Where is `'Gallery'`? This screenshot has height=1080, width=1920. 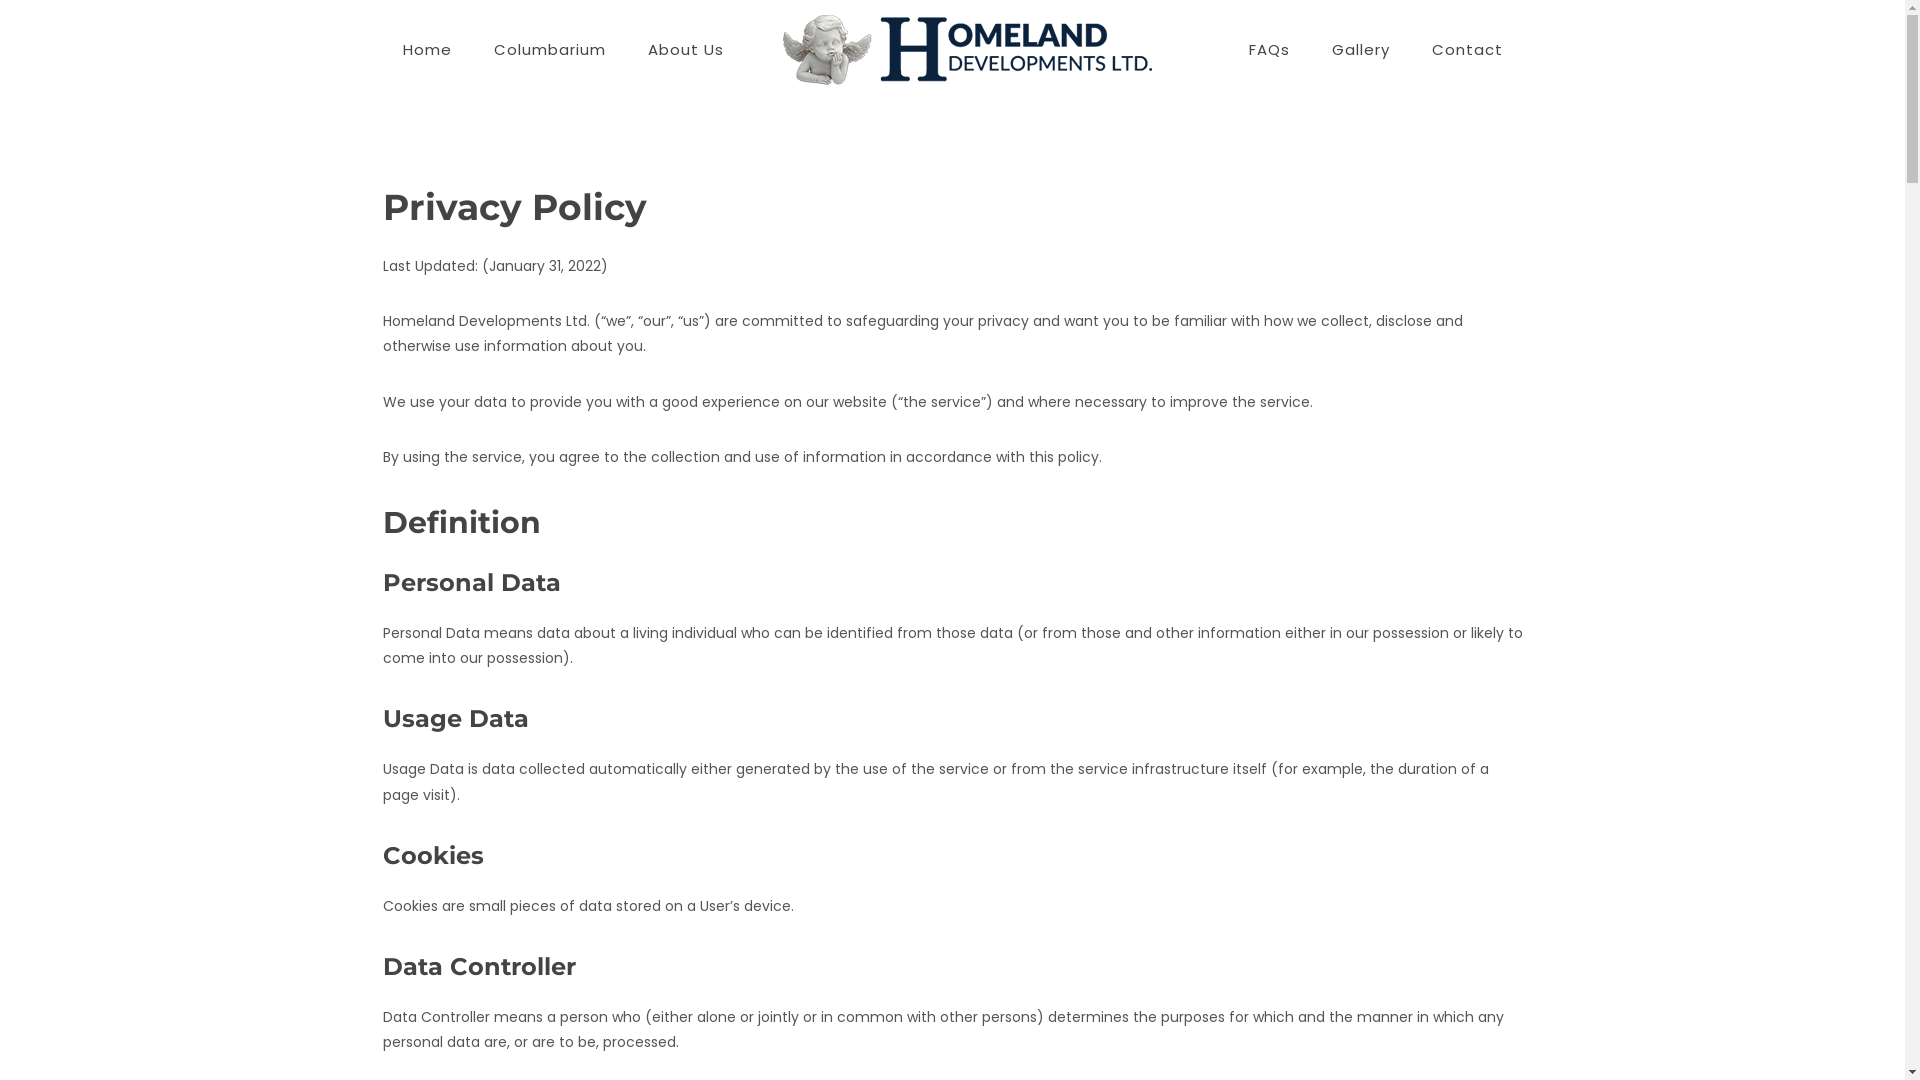
'Gallery' is located at coordinates (1360, 49).